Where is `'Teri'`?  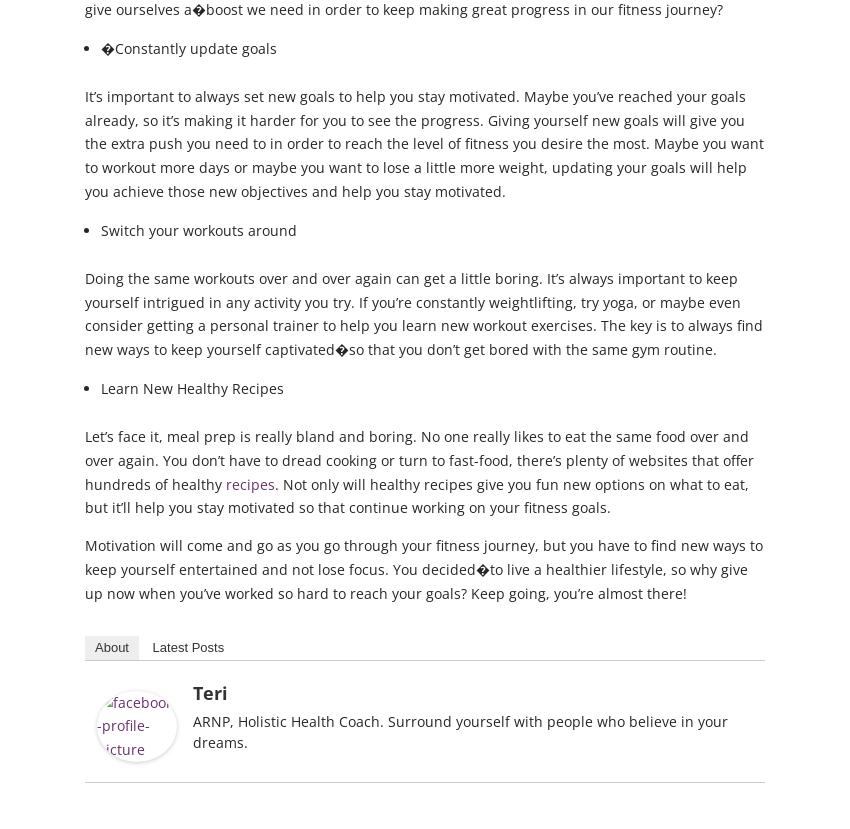 'Teri' is located at coordinates (209, 691).